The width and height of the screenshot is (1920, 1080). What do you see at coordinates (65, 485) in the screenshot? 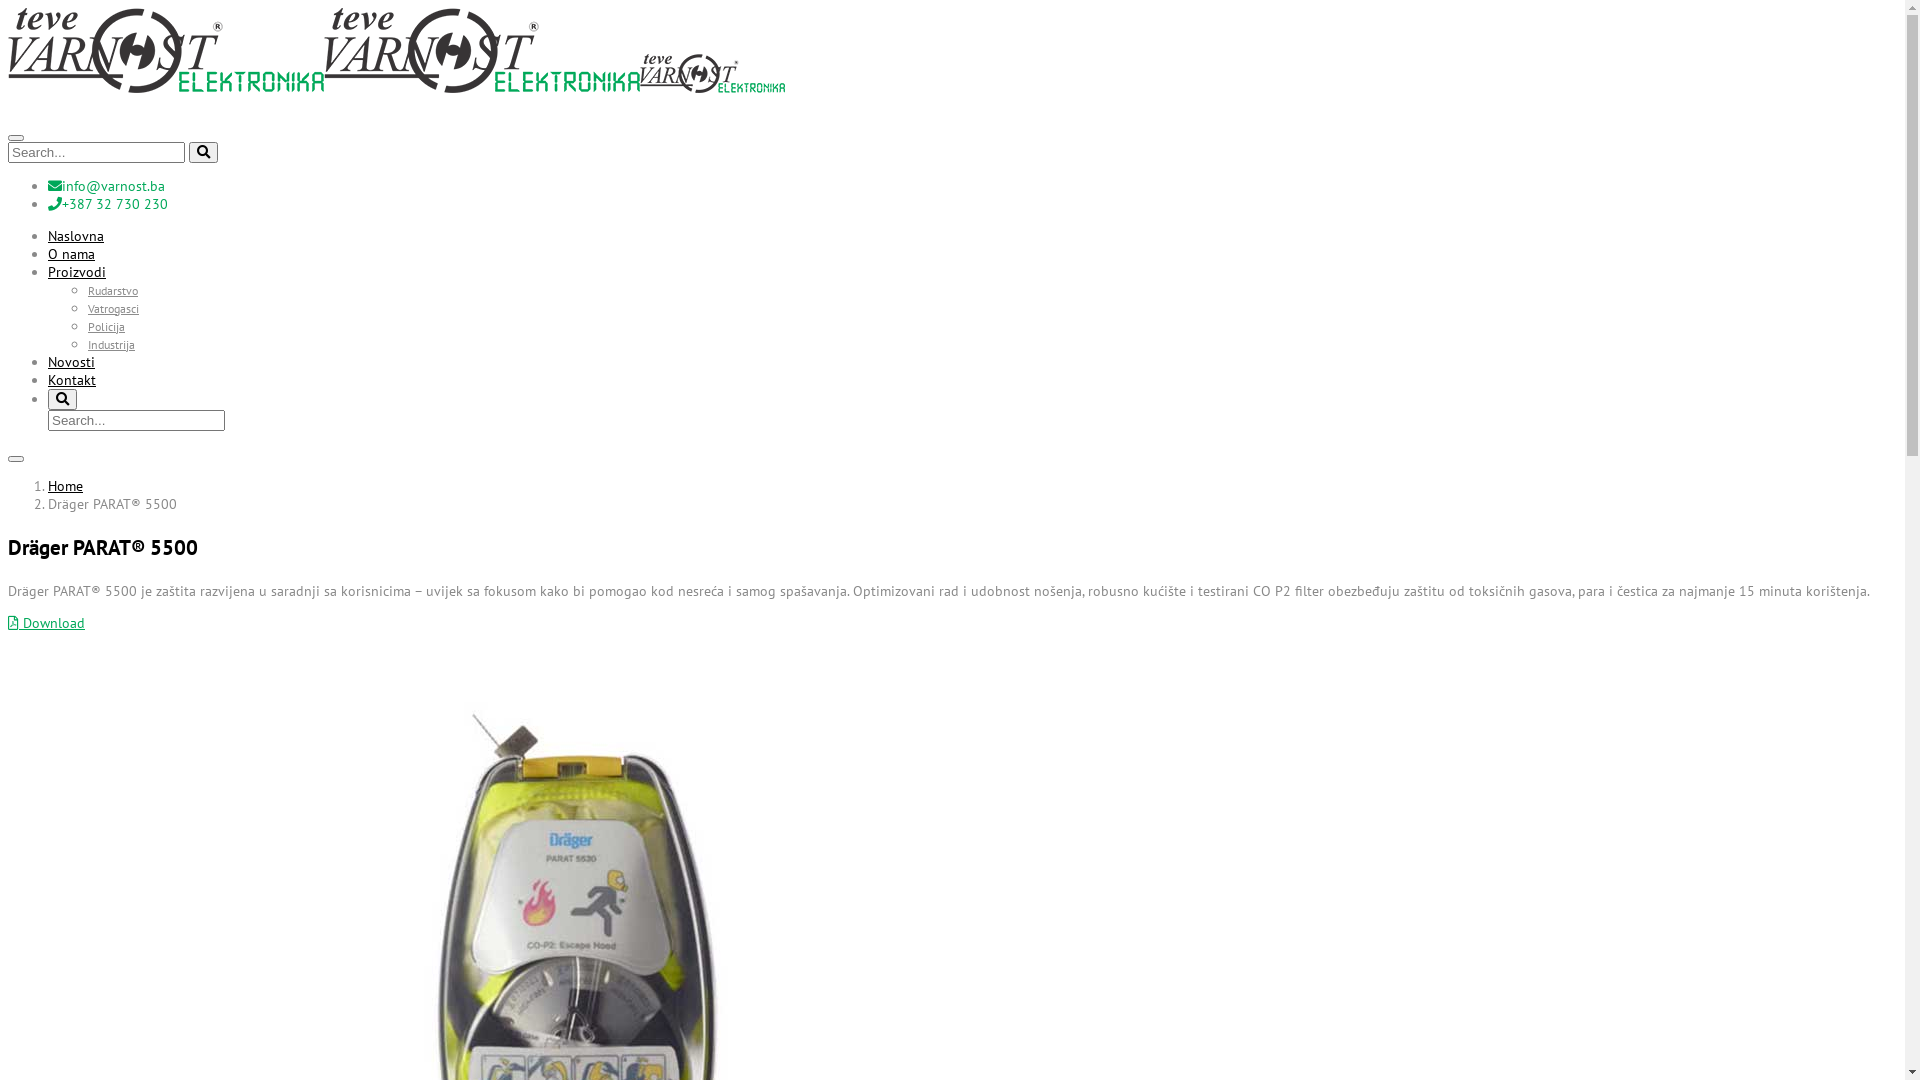
I see `'Home'` at bounding box center [65, 485].